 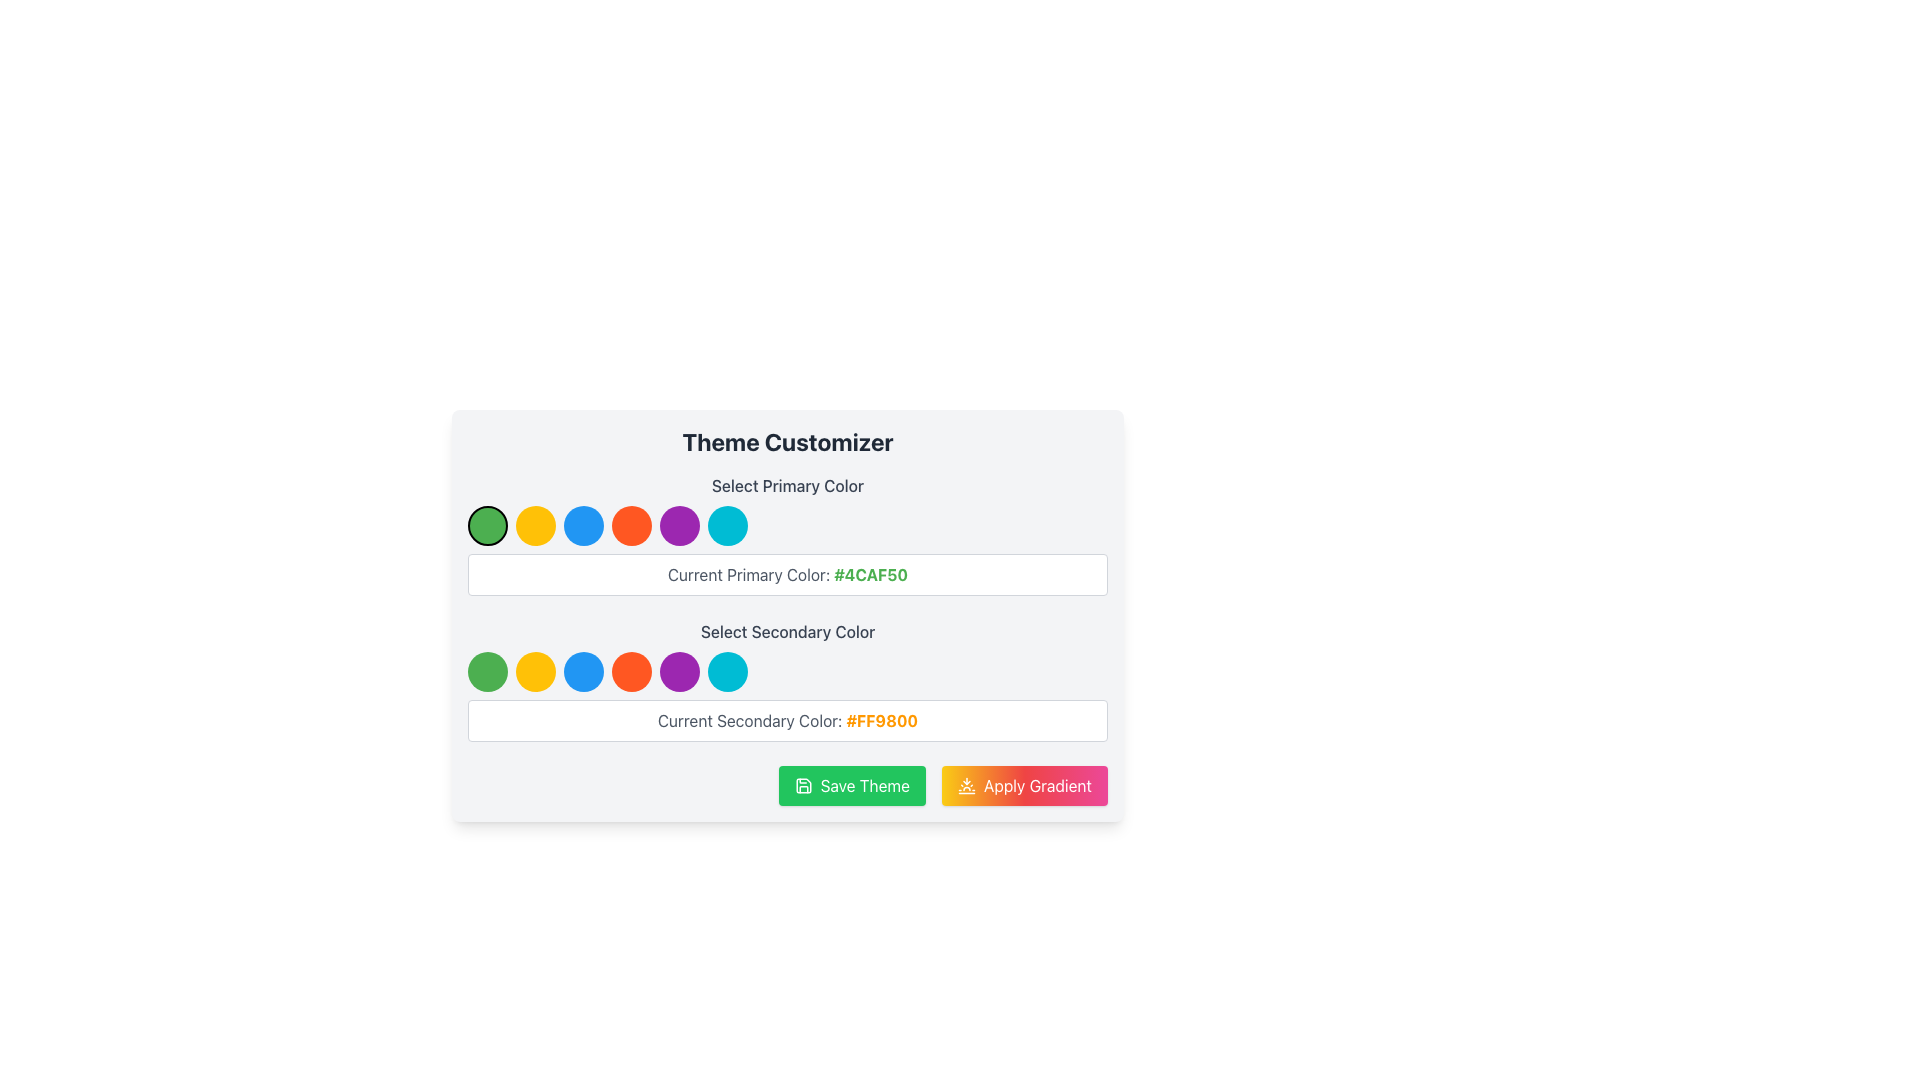 What do you see at coordinates (1023, 785) in the screenshot?
I see `the 'Apply Gradient' button, which is a rectangular button with a gradient background and a sunset icon, located in the bottom-right corner of the interface` at bounding box center [1023, 785].